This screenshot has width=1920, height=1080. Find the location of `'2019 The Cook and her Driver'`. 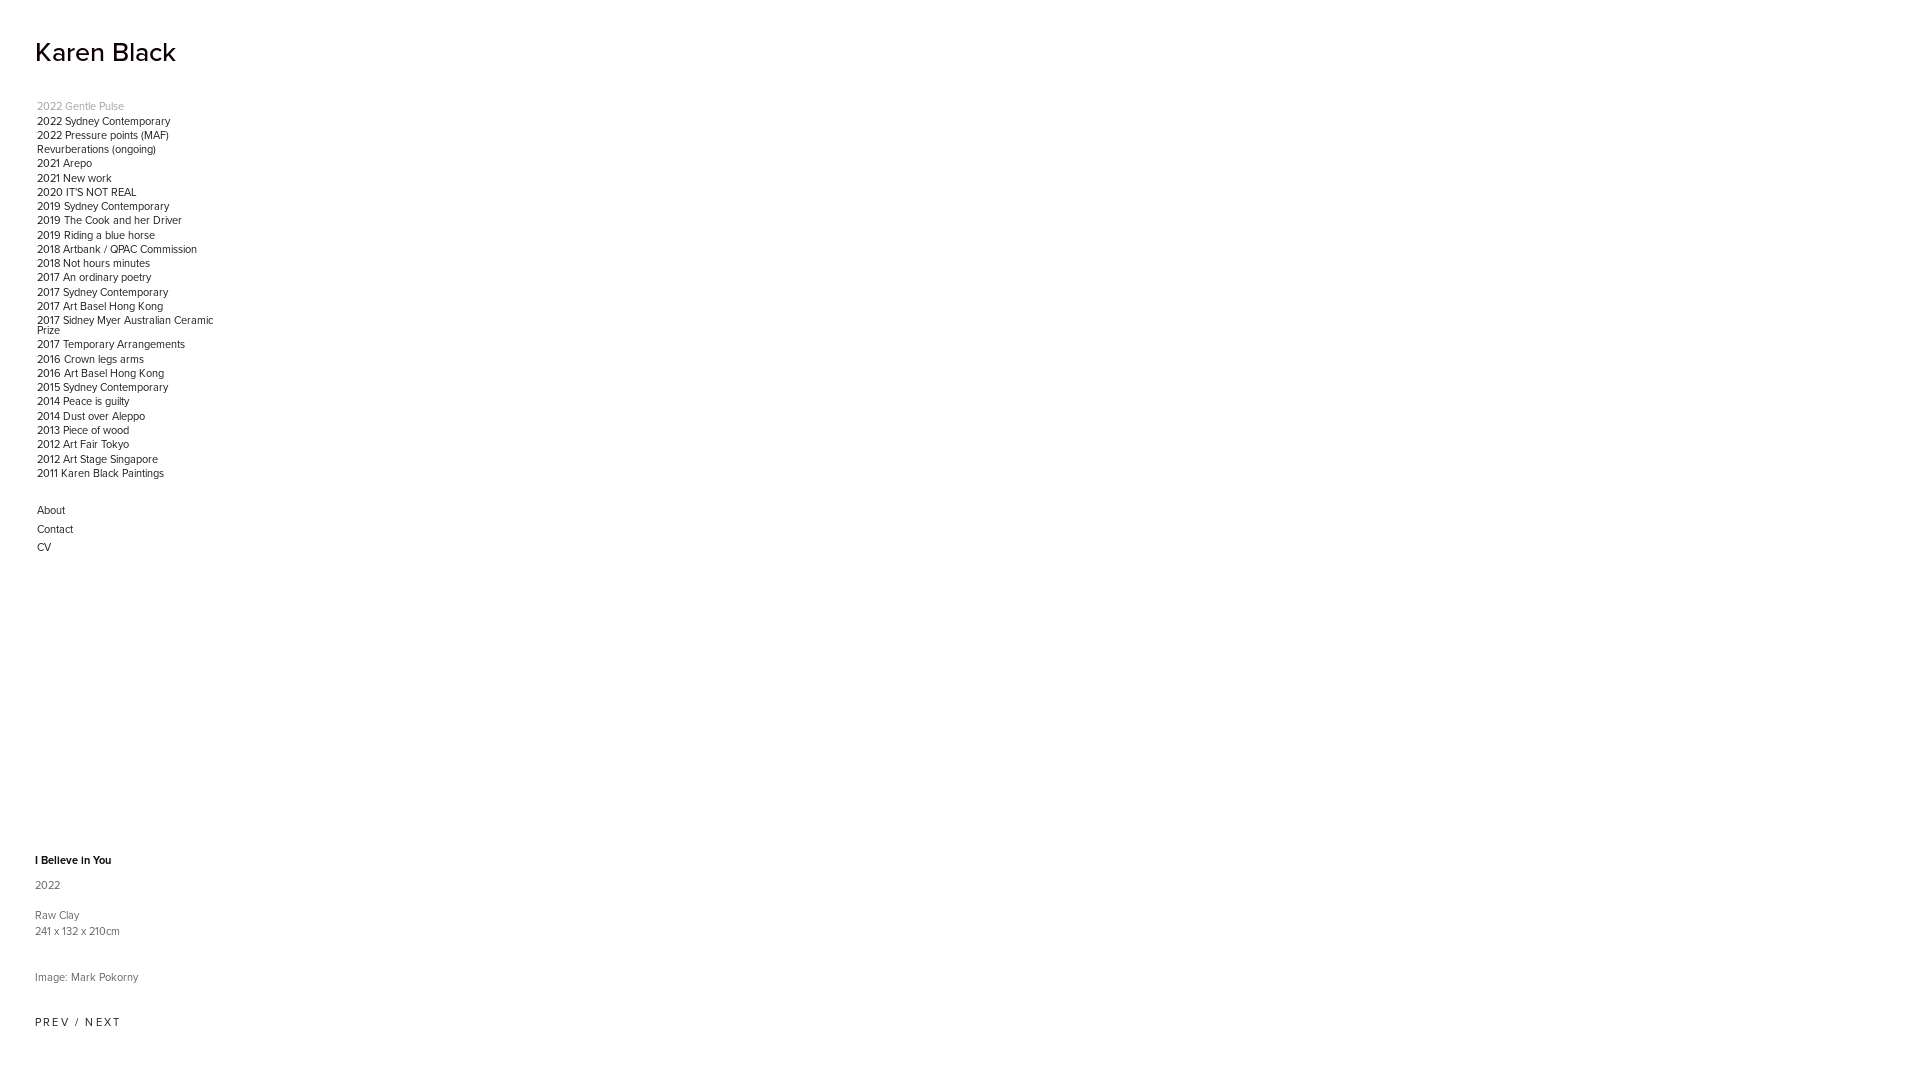

'2019 The Cook and her Driver' is located at coordinates (128, 220).